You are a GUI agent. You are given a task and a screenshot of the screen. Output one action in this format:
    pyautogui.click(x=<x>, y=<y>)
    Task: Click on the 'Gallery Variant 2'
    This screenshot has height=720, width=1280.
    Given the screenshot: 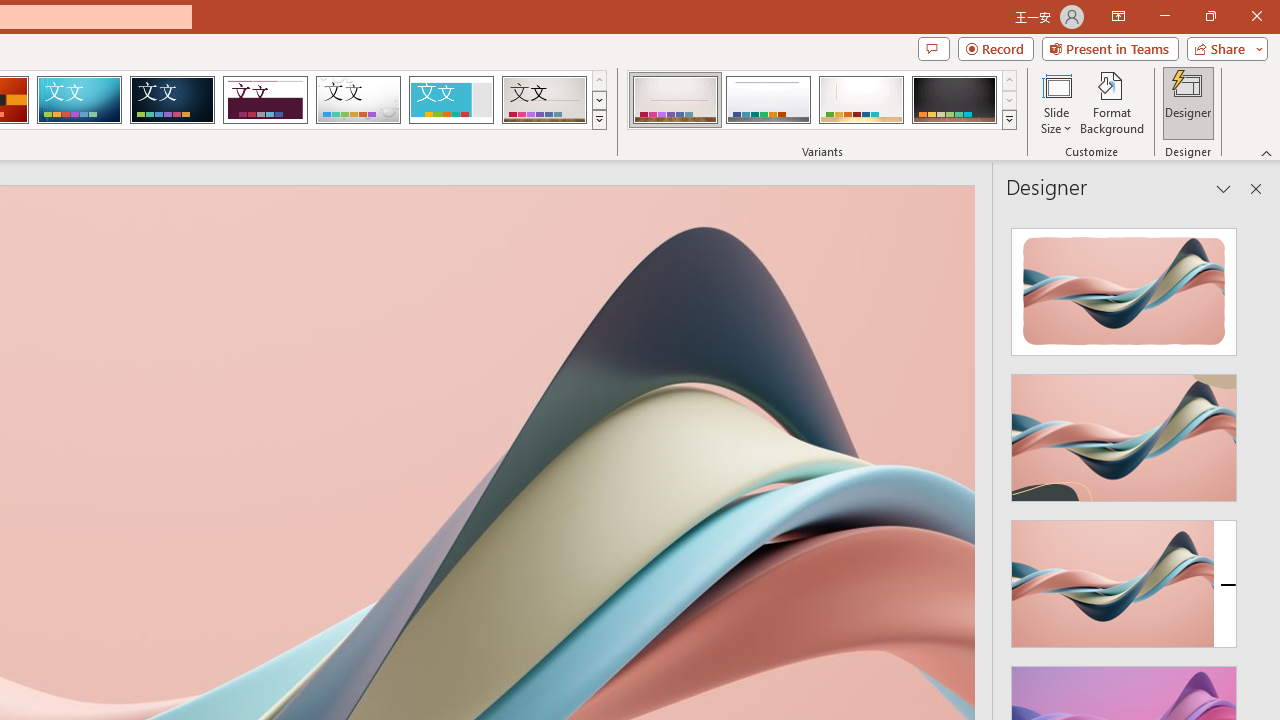 What is the action you would take?
    pyautogui.click(x=767, y=100)
    